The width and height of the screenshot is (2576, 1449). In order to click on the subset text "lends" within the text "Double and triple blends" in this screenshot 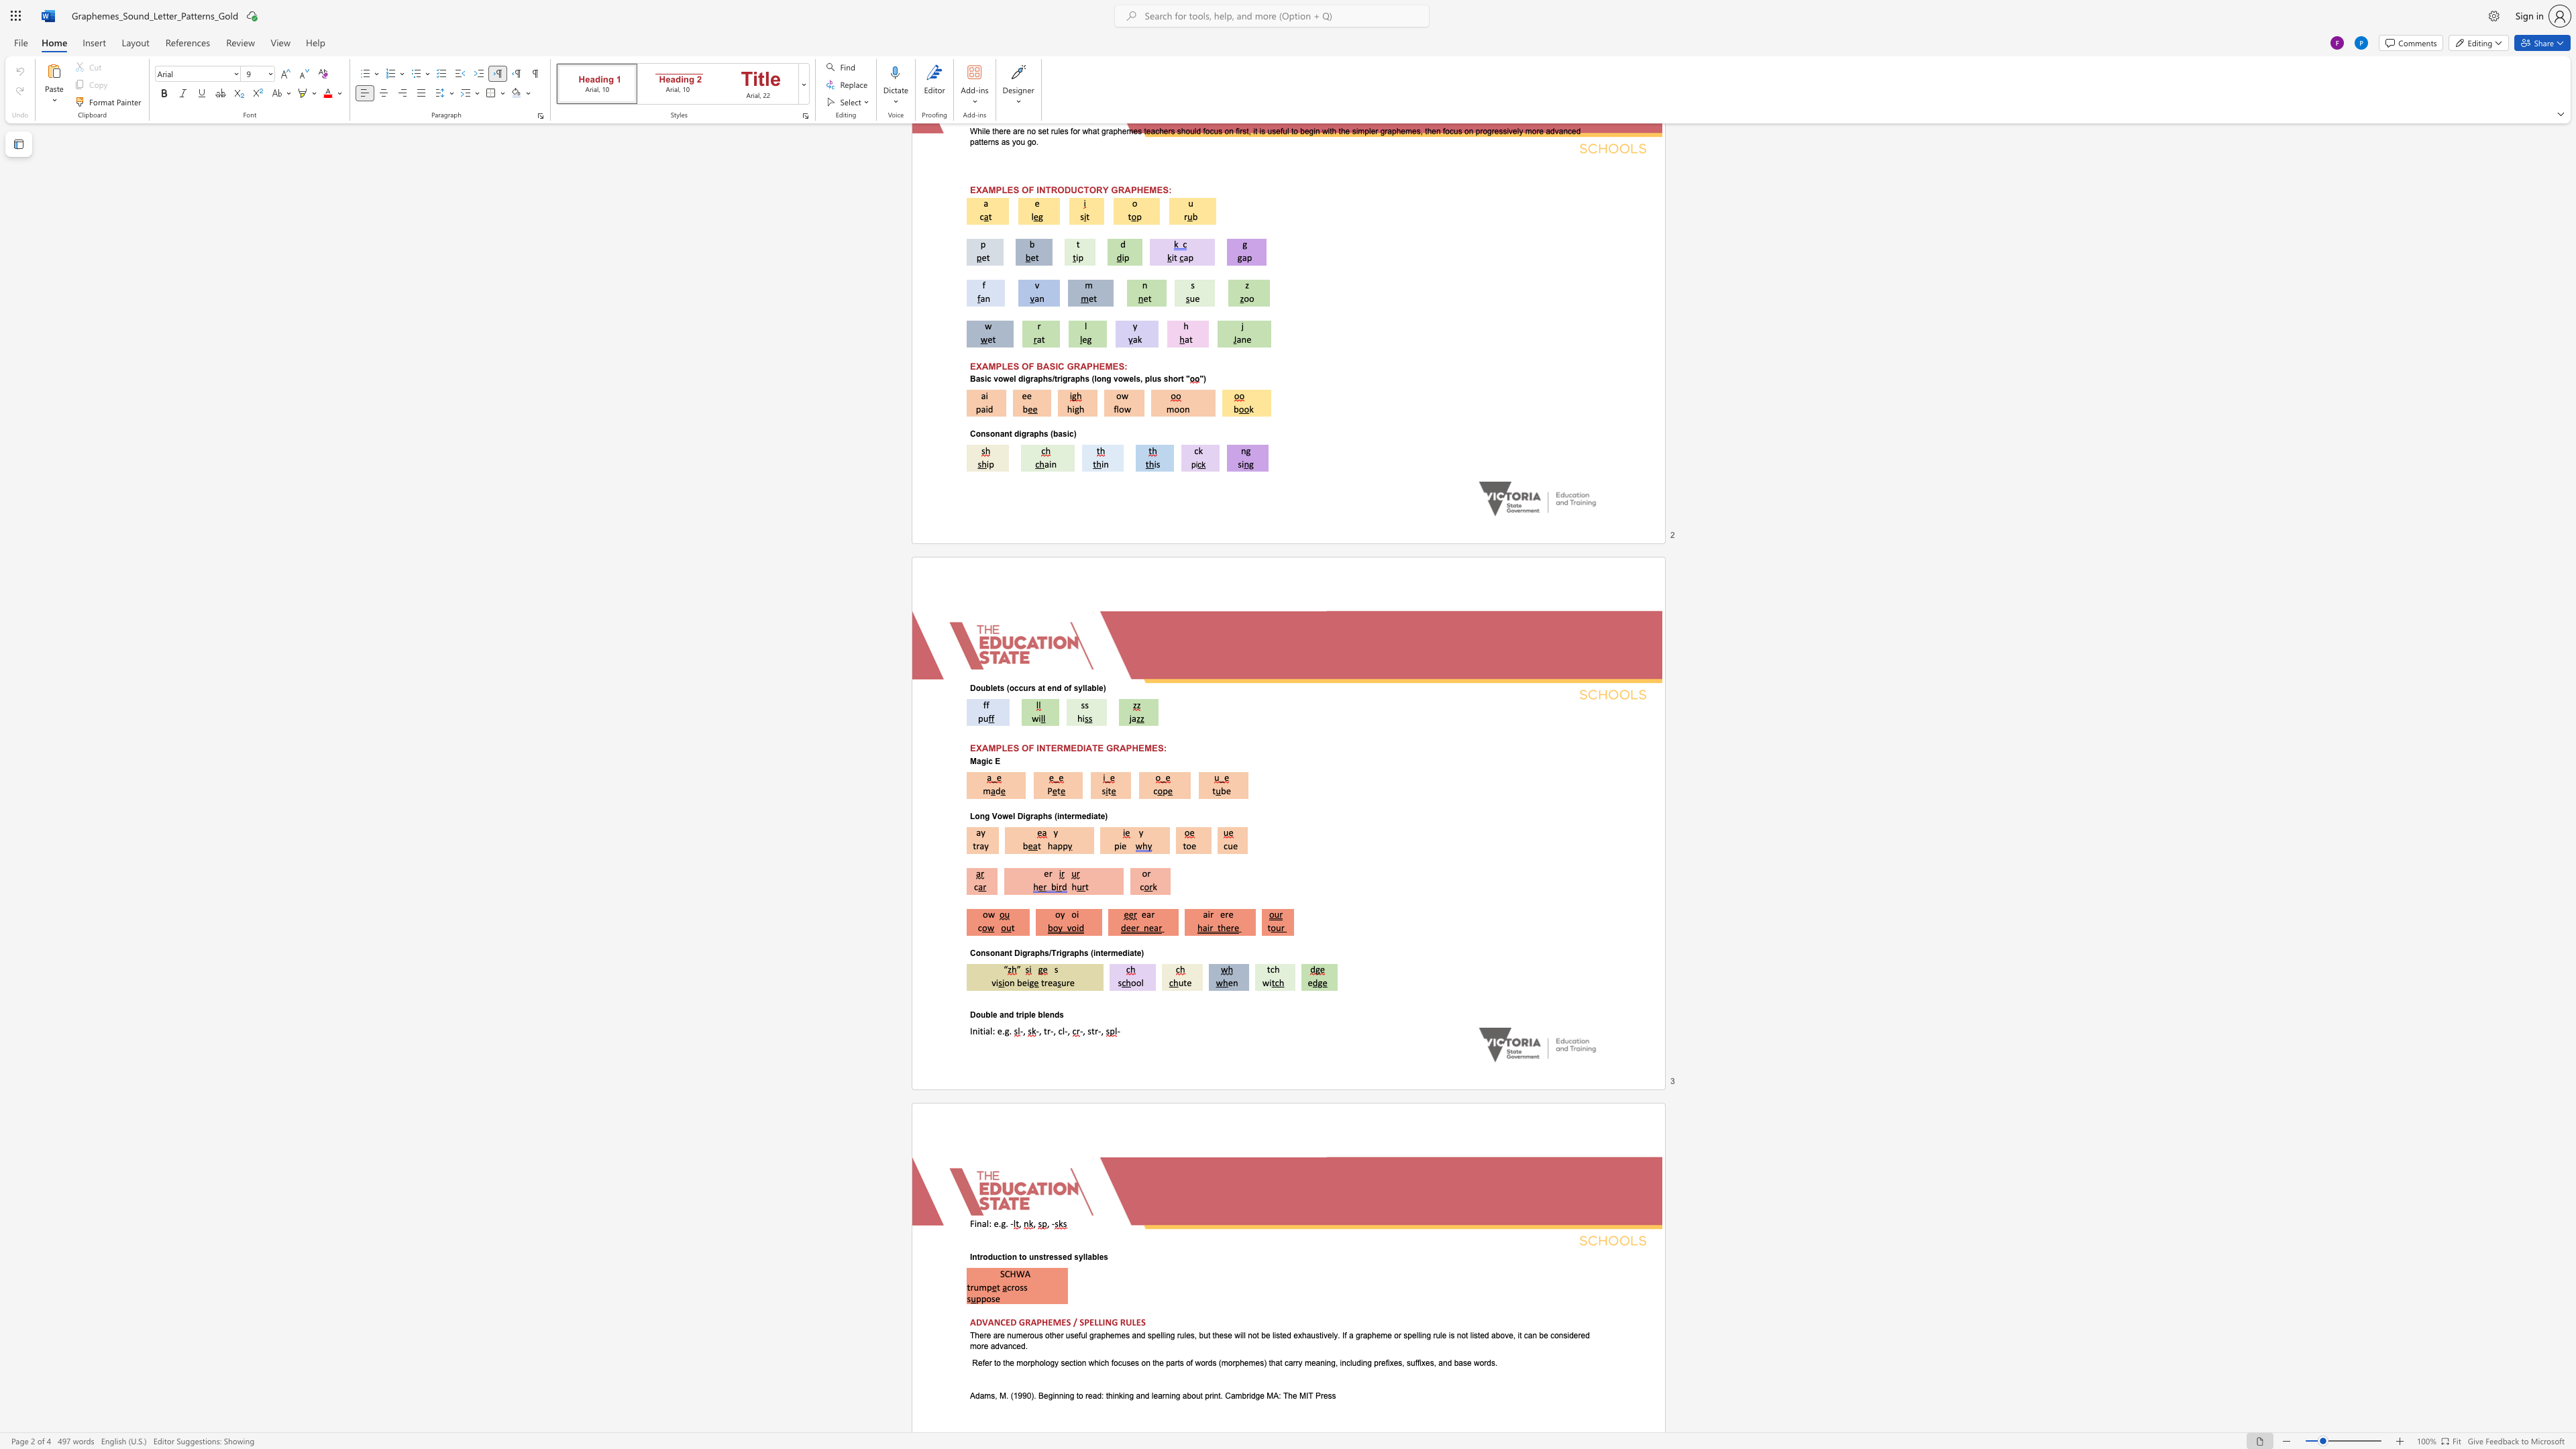, I will do `click(1041, 1013)`.